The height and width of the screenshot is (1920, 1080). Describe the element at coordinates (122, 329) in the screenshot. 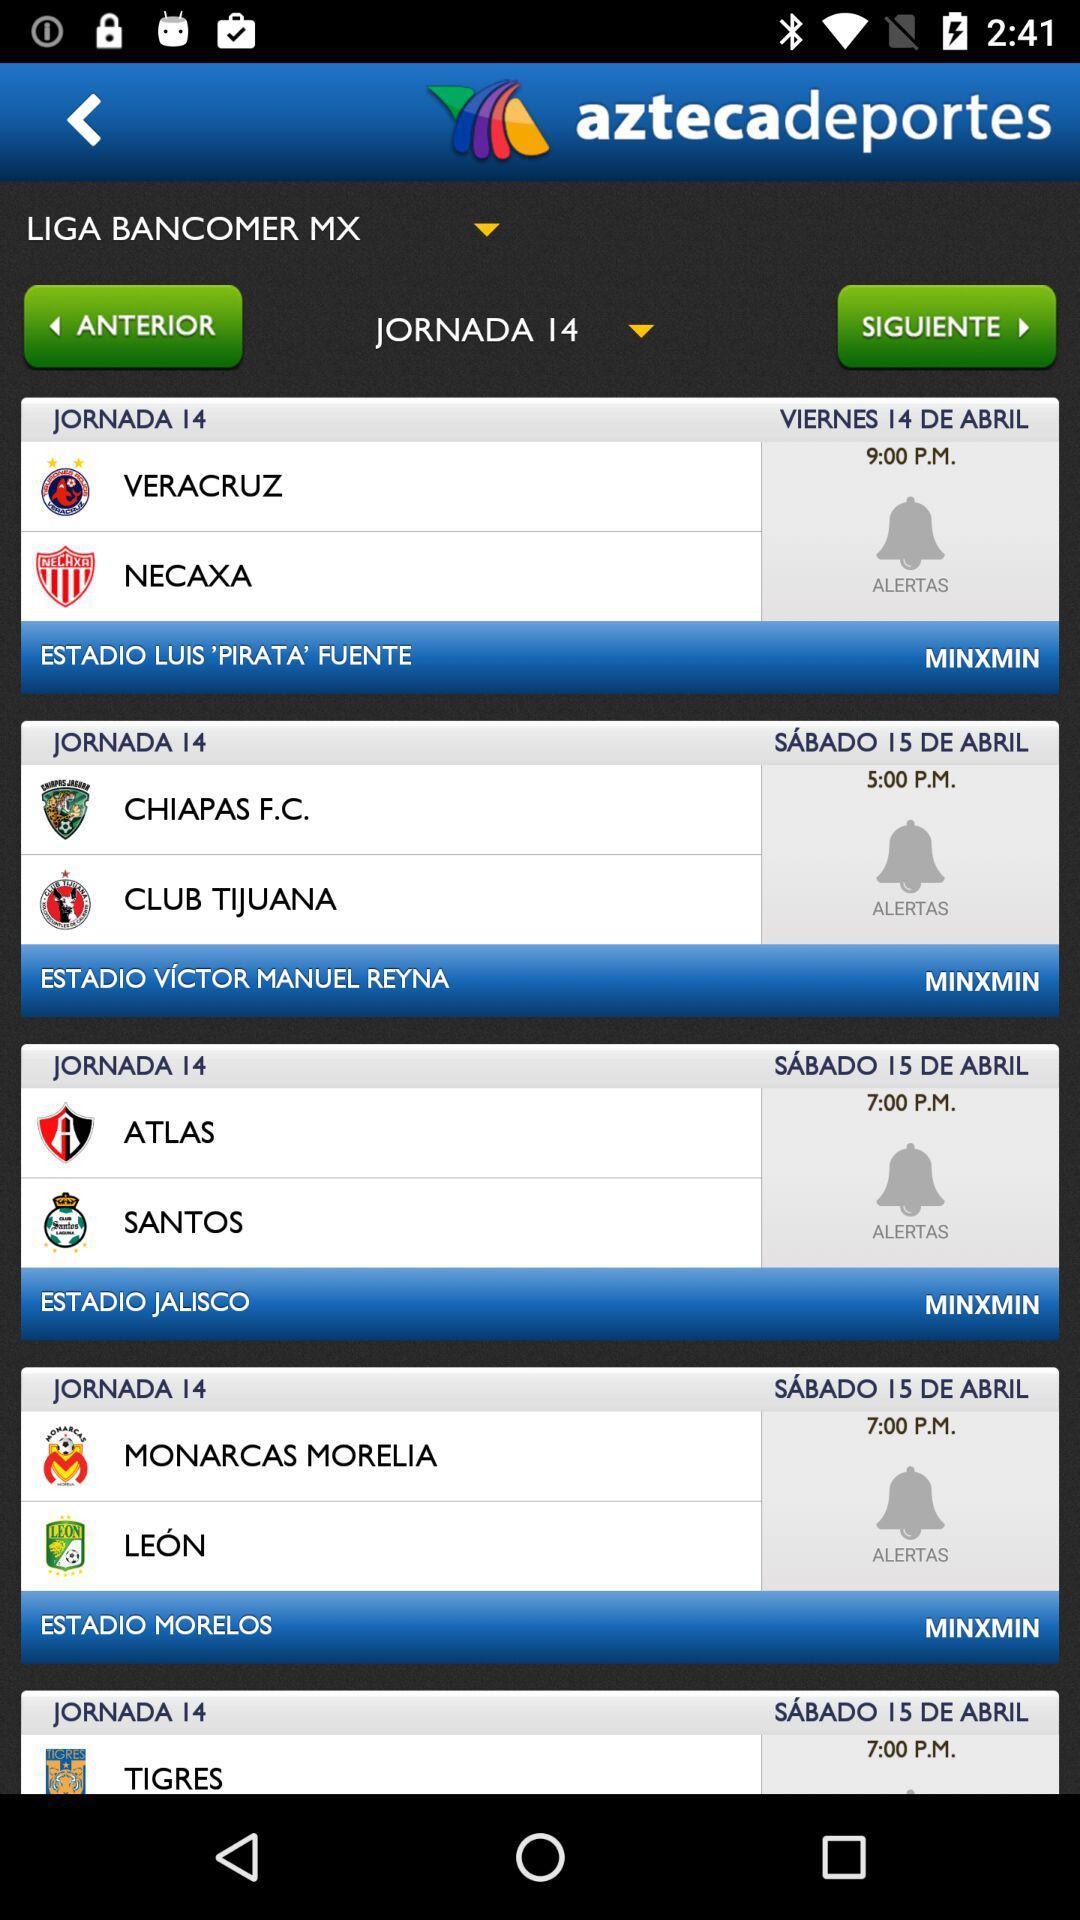

I see `return to previous` at that location.